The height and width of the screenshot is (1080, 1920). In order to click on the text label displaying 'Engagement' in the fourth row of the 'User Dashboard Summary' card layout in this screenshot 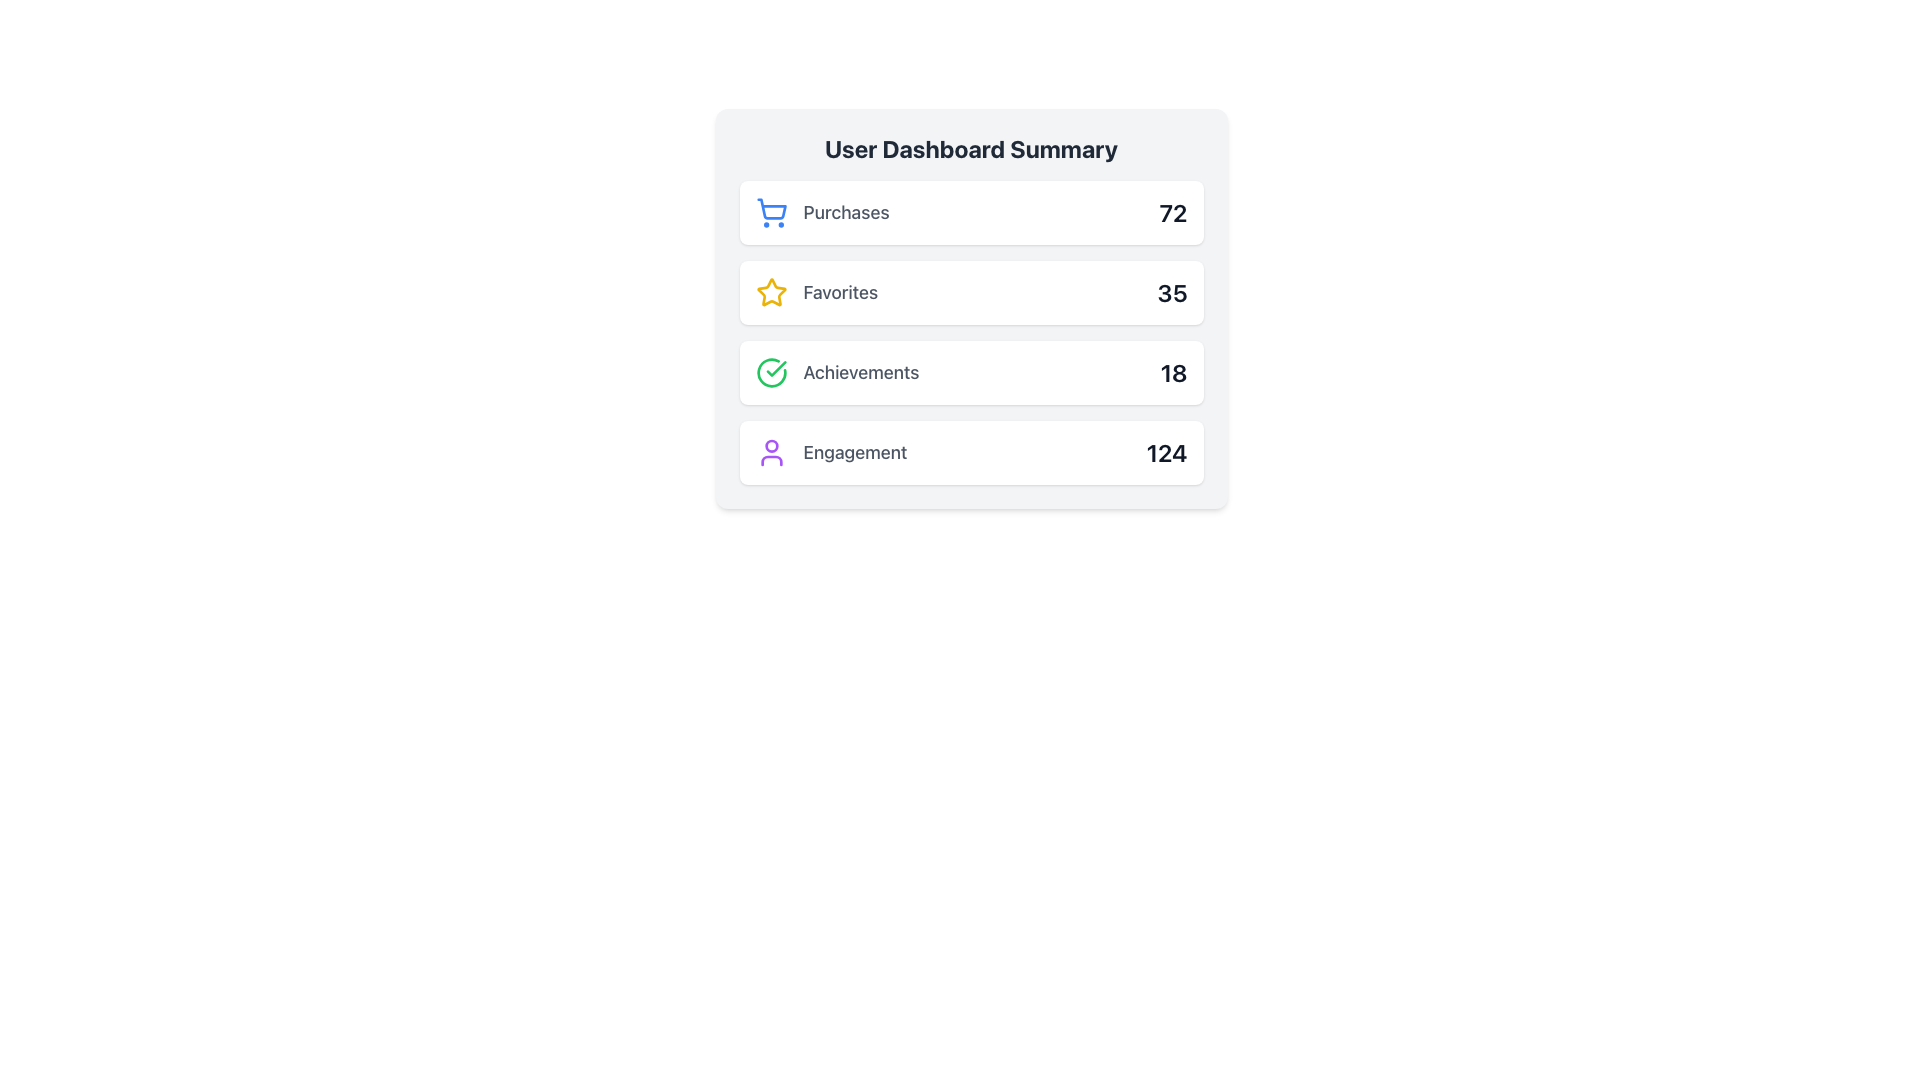, I will do `click(855, 452)`.